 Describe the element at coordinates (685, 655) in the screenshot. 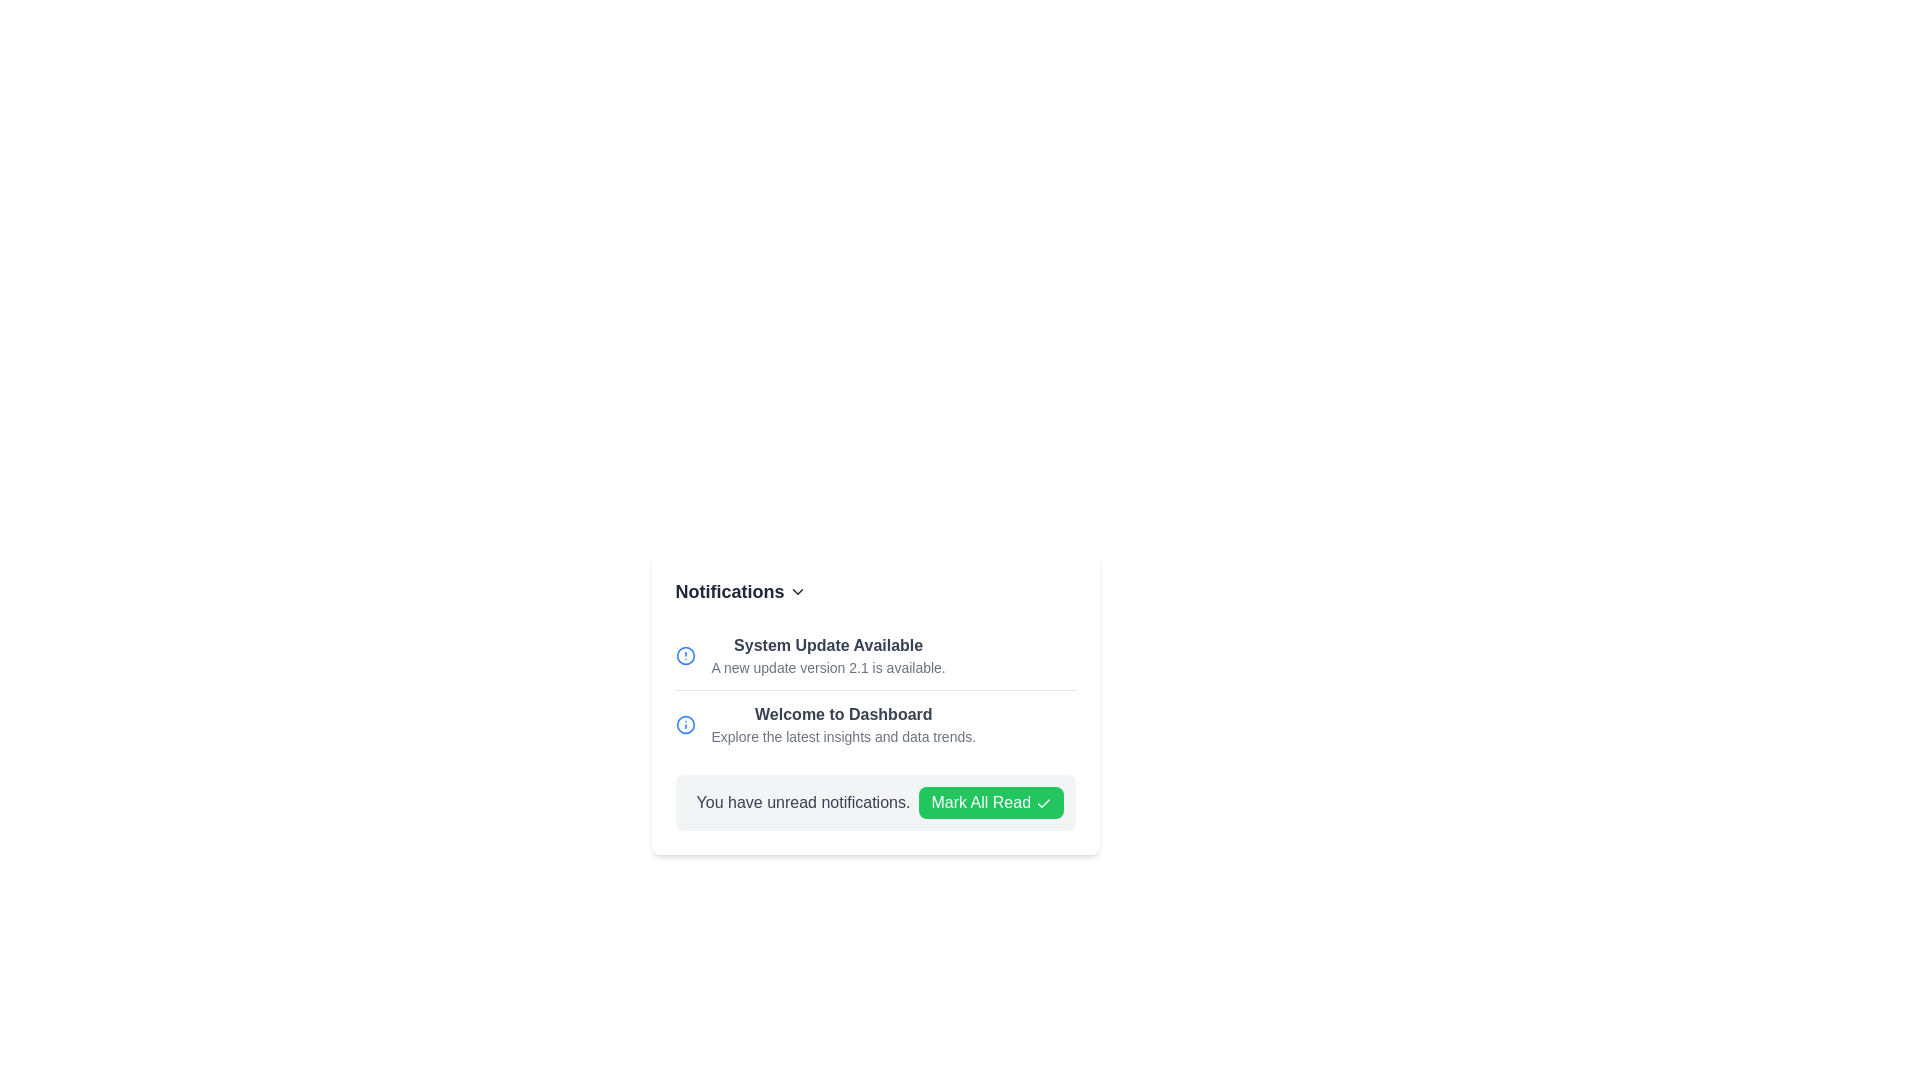

I see `the graphic icon (circle) that represents the alert status for the 'System Update Available' notification, located to the left of the corresponding text` at that location.